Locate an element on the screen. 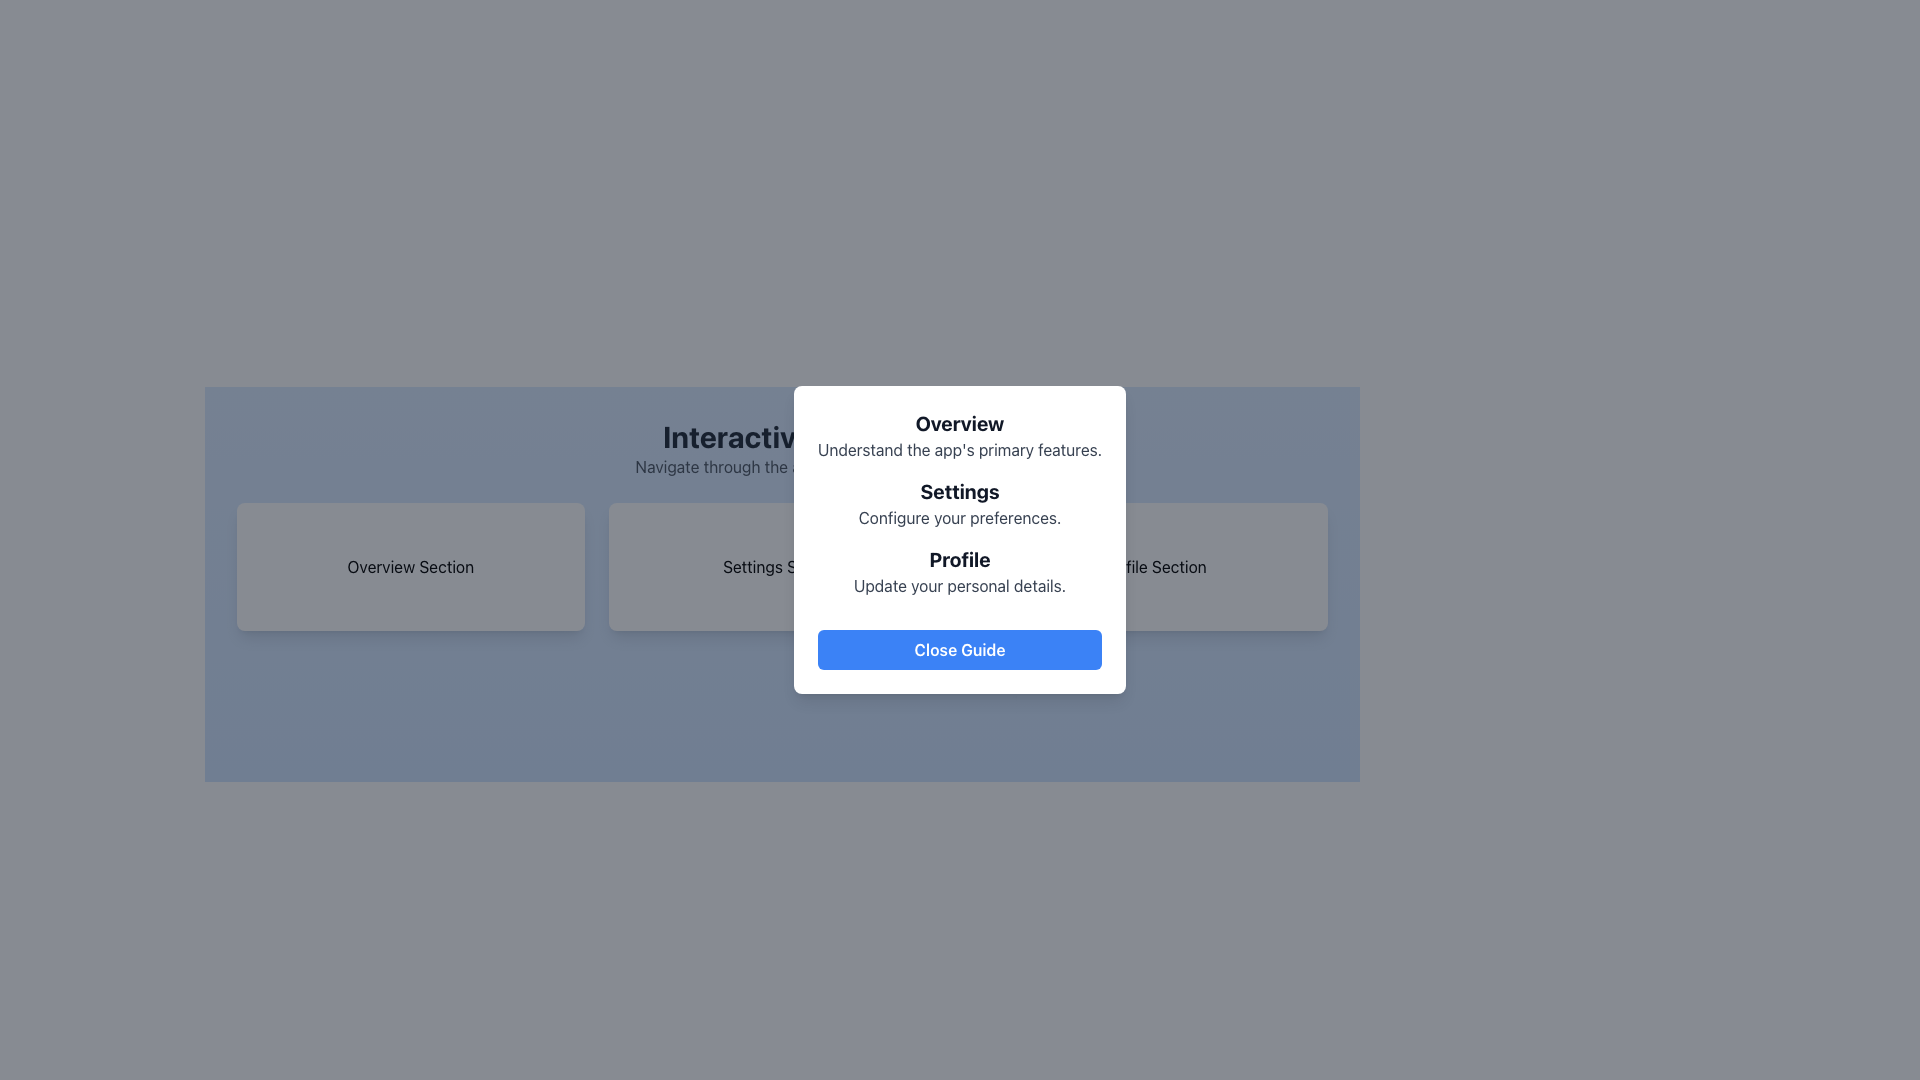  the Text Display element that provides a title is located at coordinates (960, 503).